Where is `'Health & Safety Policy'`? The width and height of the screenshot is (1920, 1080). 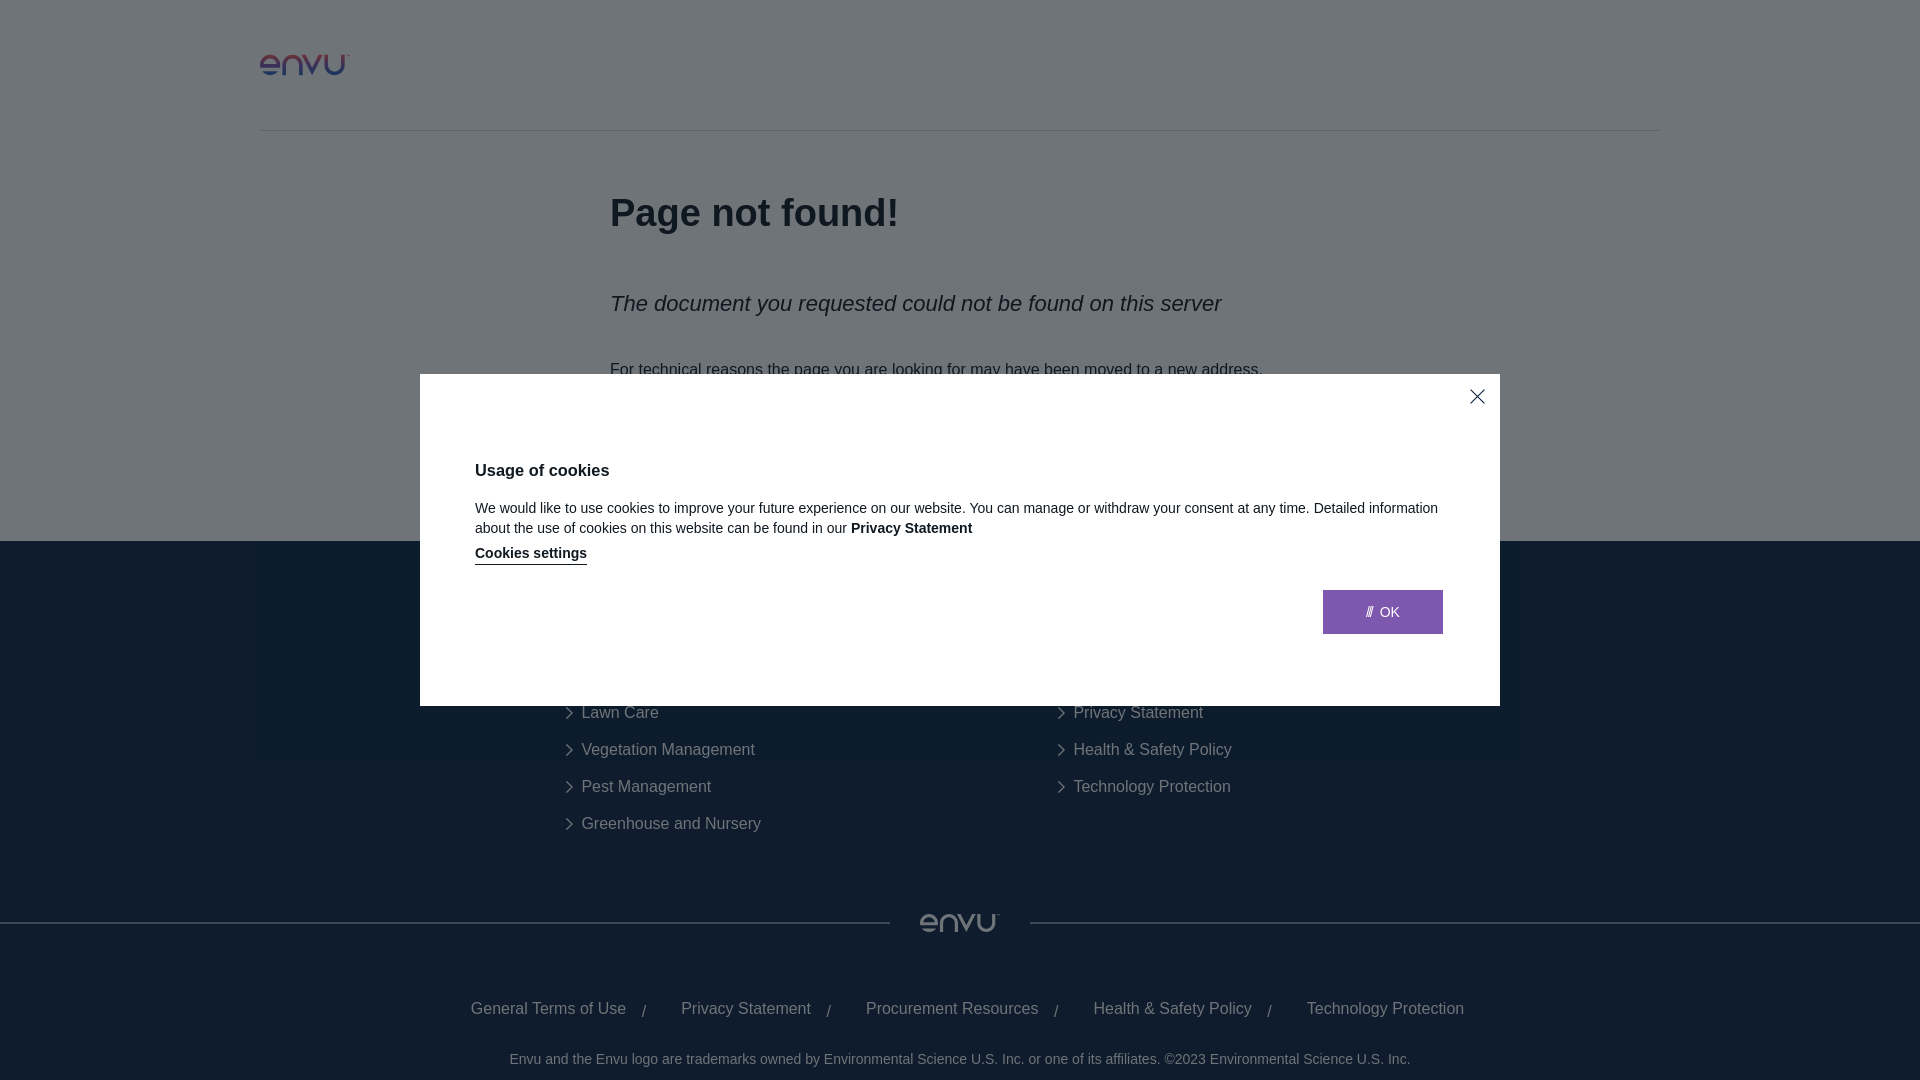 'Health & Safety Policy' is located at coordinates (1144, 749).